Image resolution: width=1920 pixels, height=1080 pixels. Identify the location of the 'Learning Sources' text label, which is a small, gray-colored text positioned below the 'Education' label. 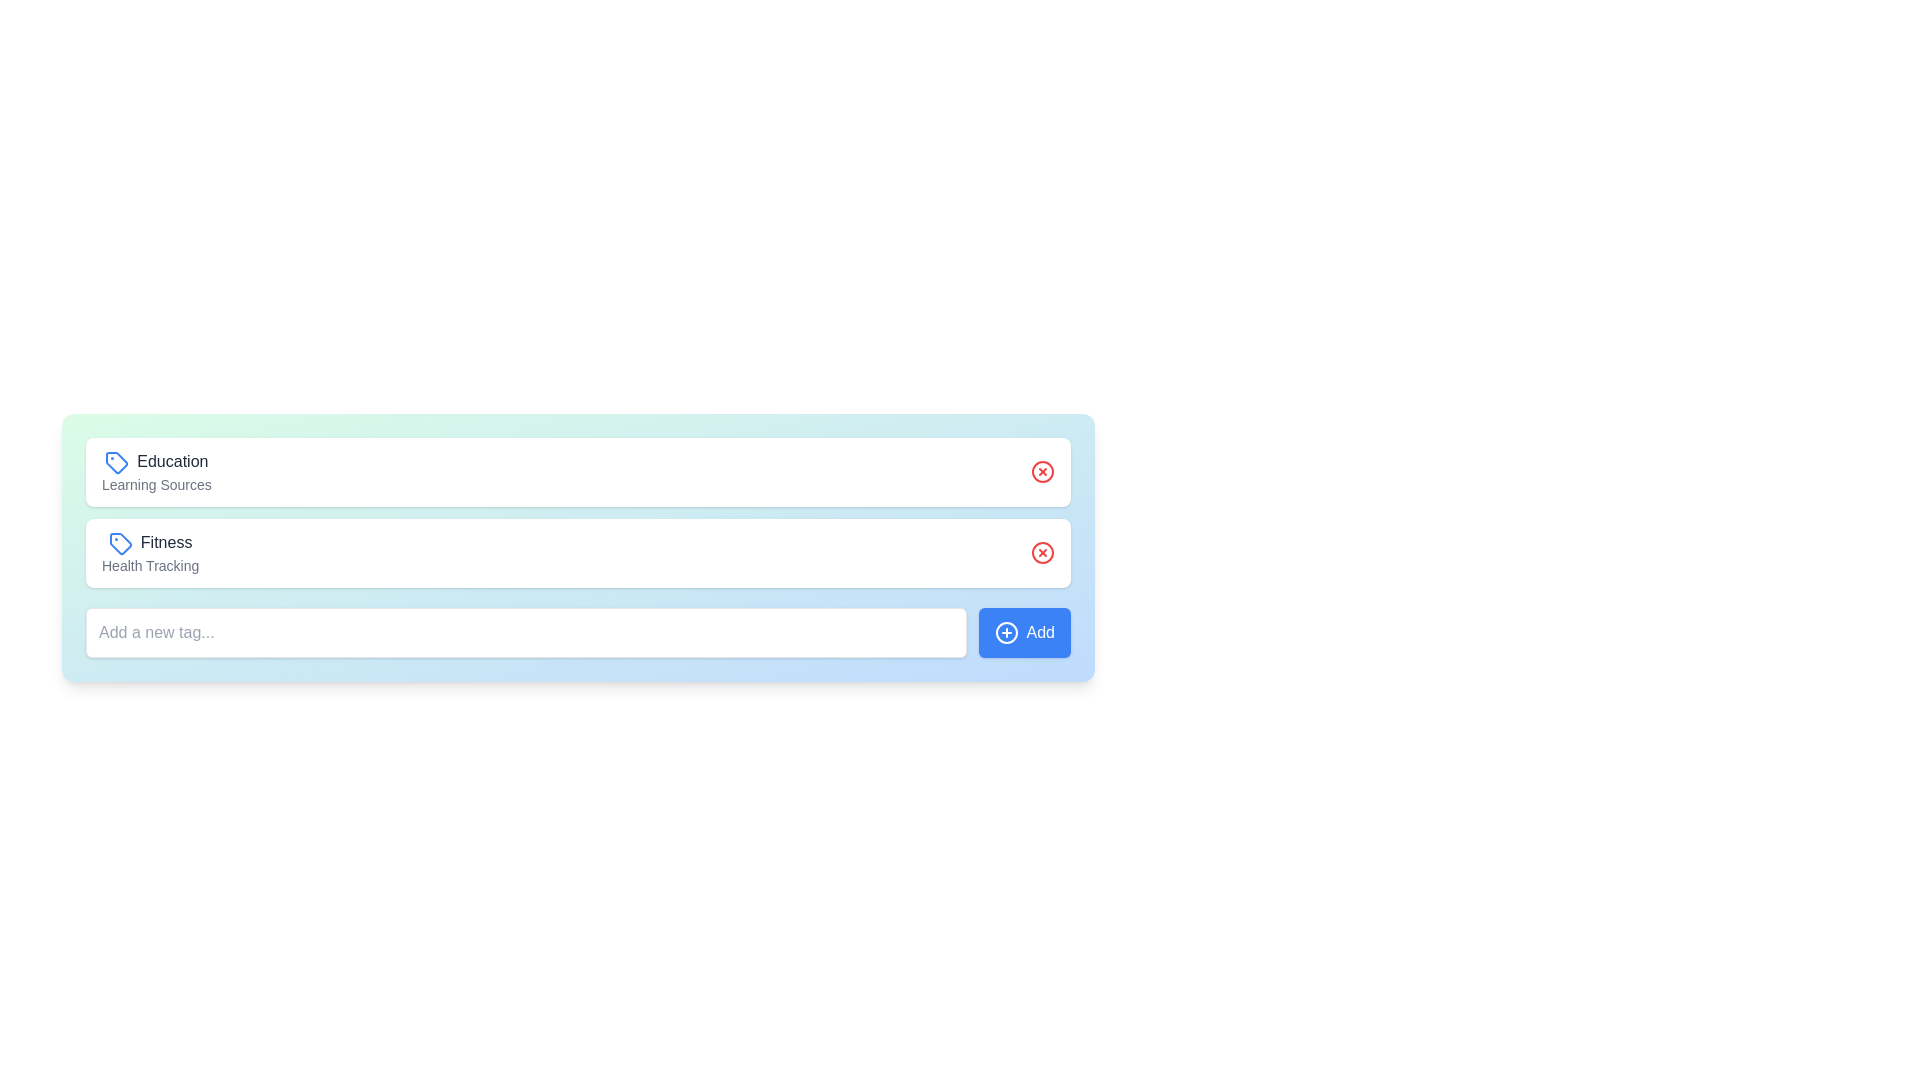
(155, 484).